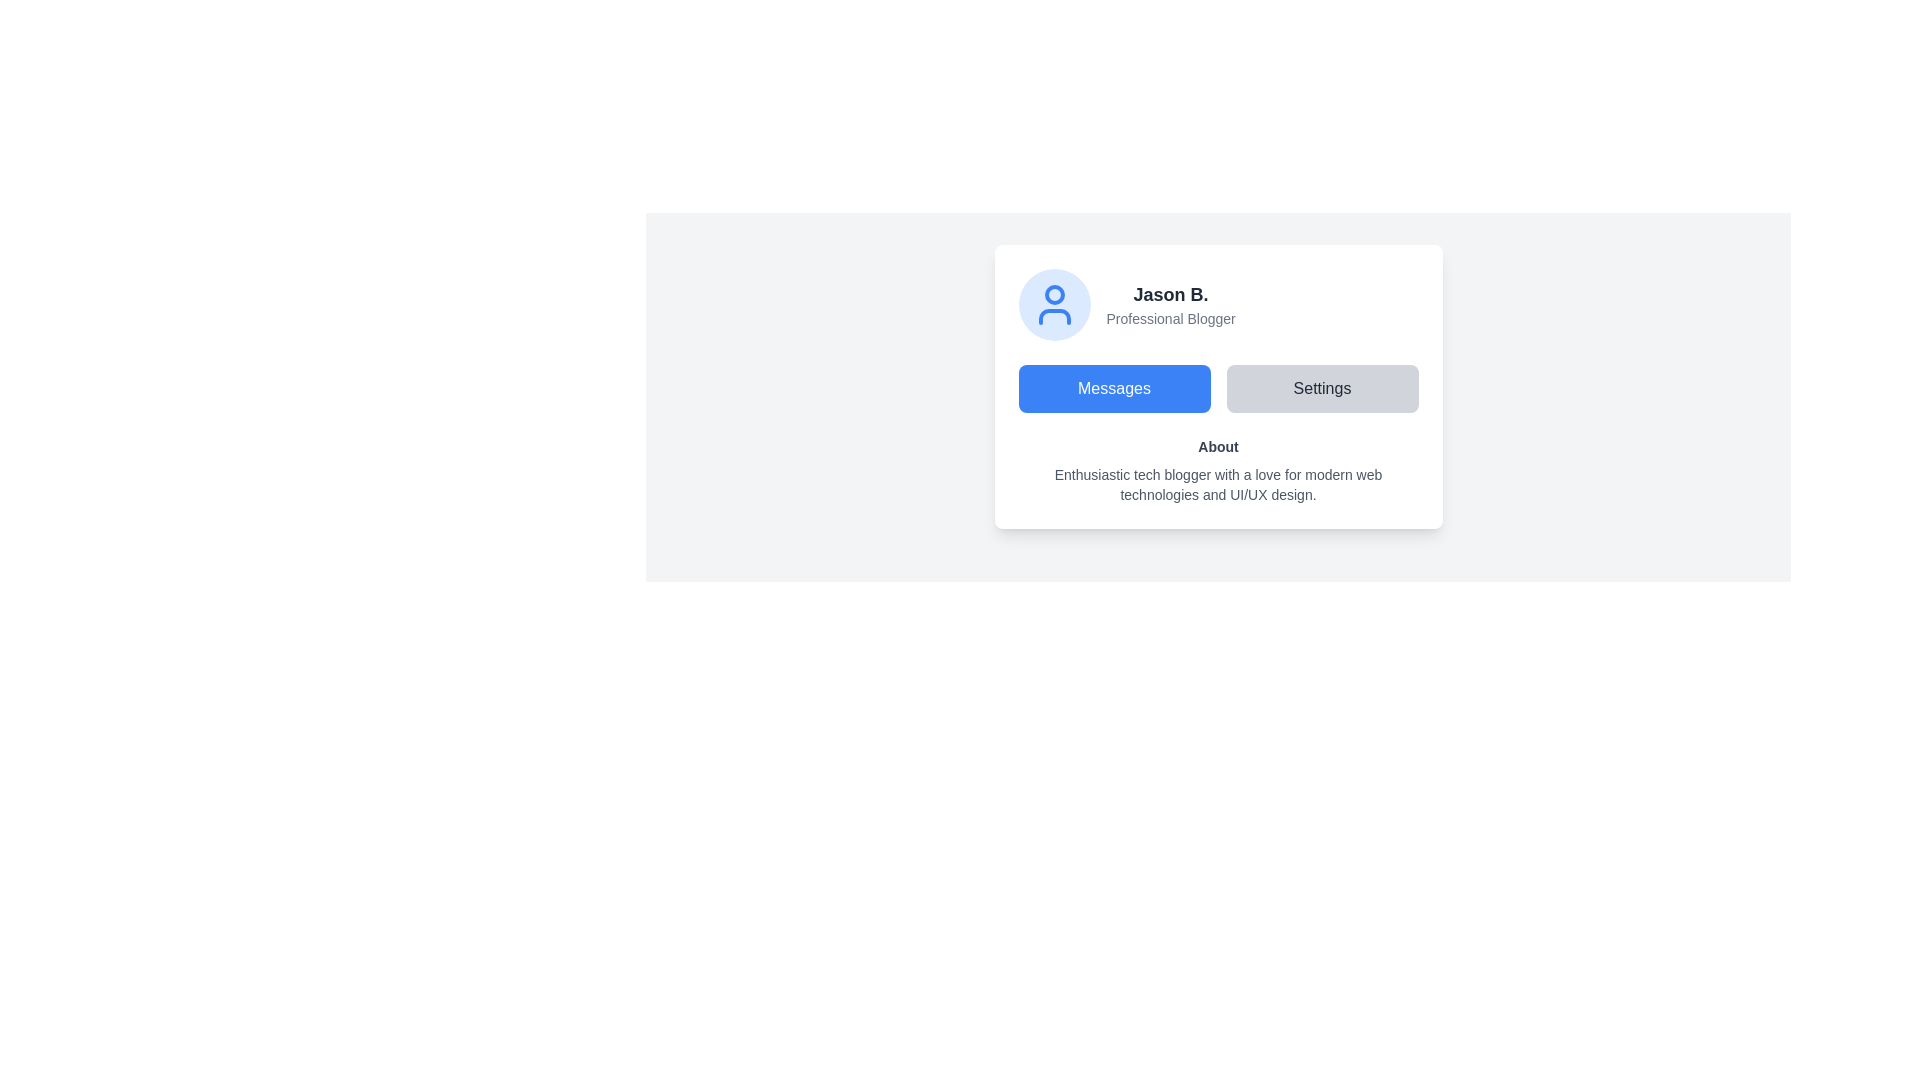  I want to click on the user profile icon located at the center of the prominent rectangular card layout, positioned above the 'Jason B.' label and user description, so click(1053, 304).